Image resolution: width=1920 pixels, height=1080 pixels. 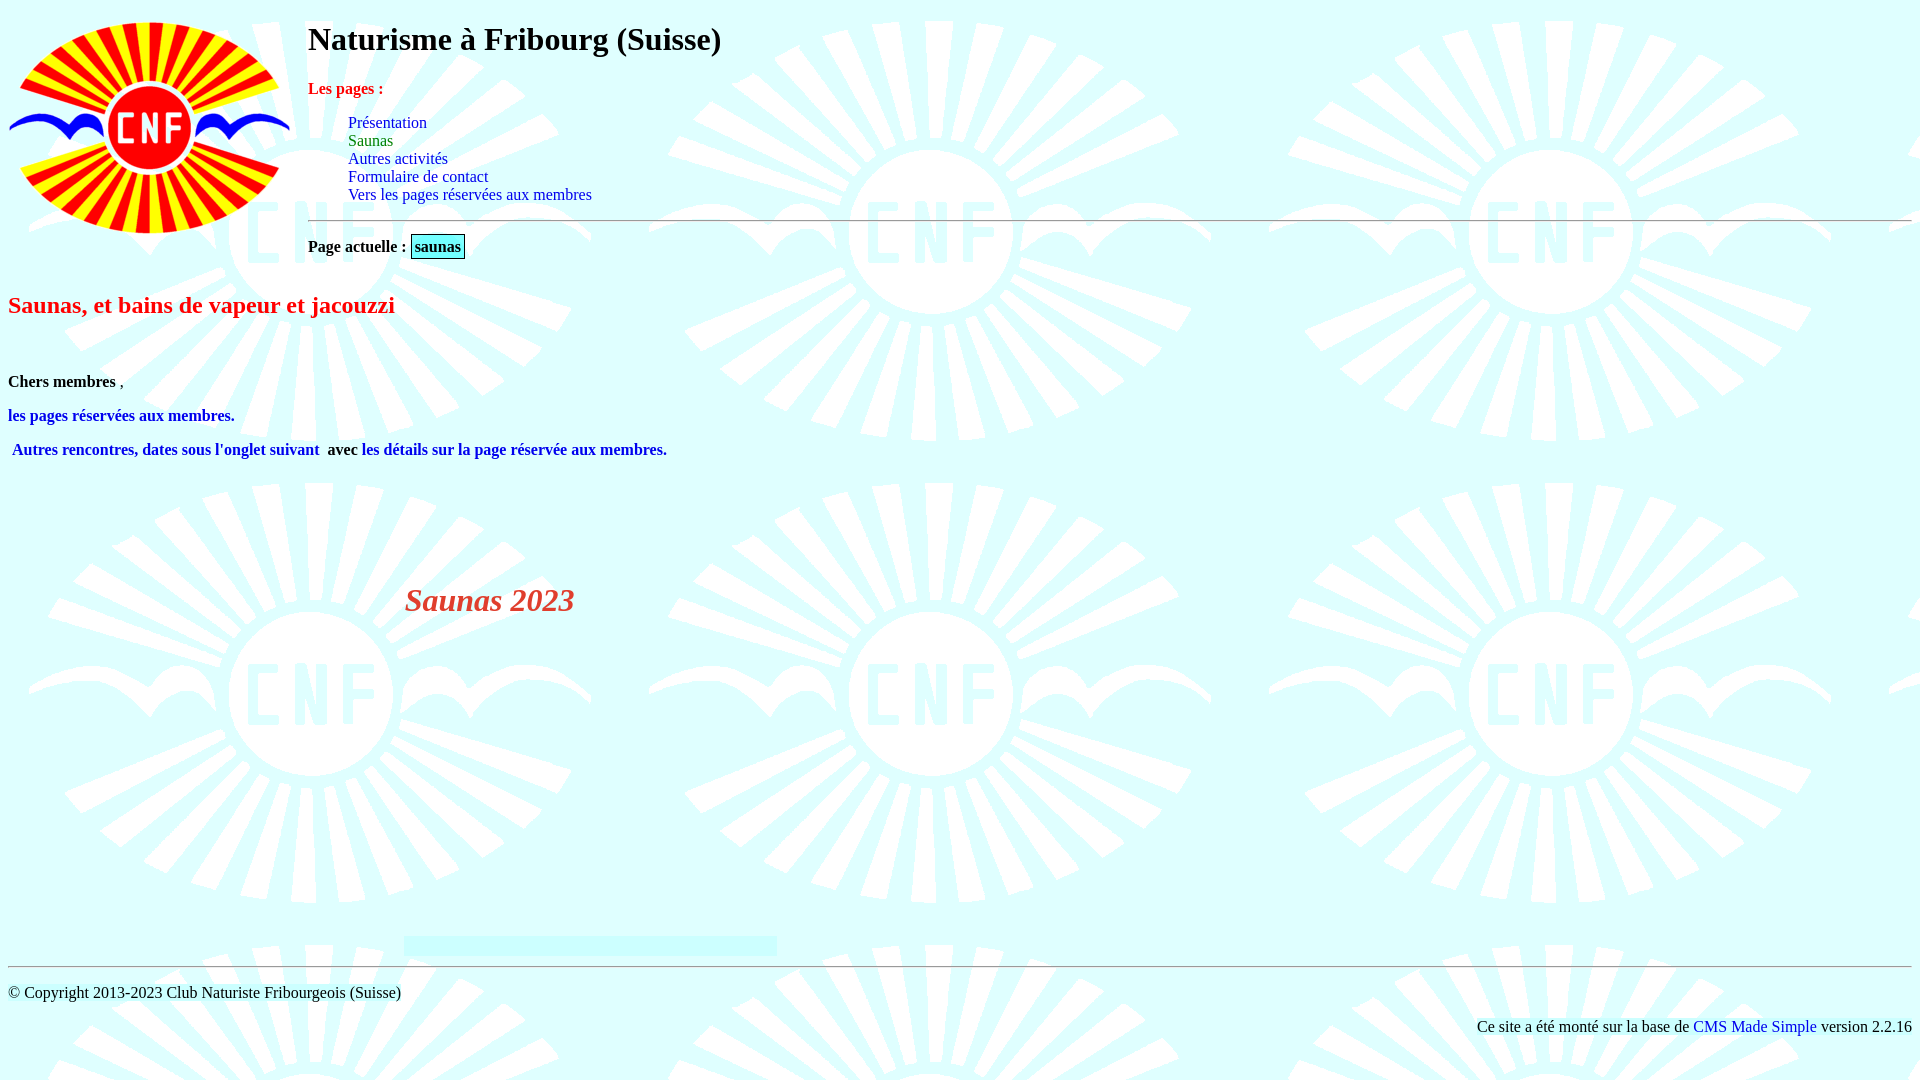 I want to click on 'Saunas', so click(x=370, y=139).